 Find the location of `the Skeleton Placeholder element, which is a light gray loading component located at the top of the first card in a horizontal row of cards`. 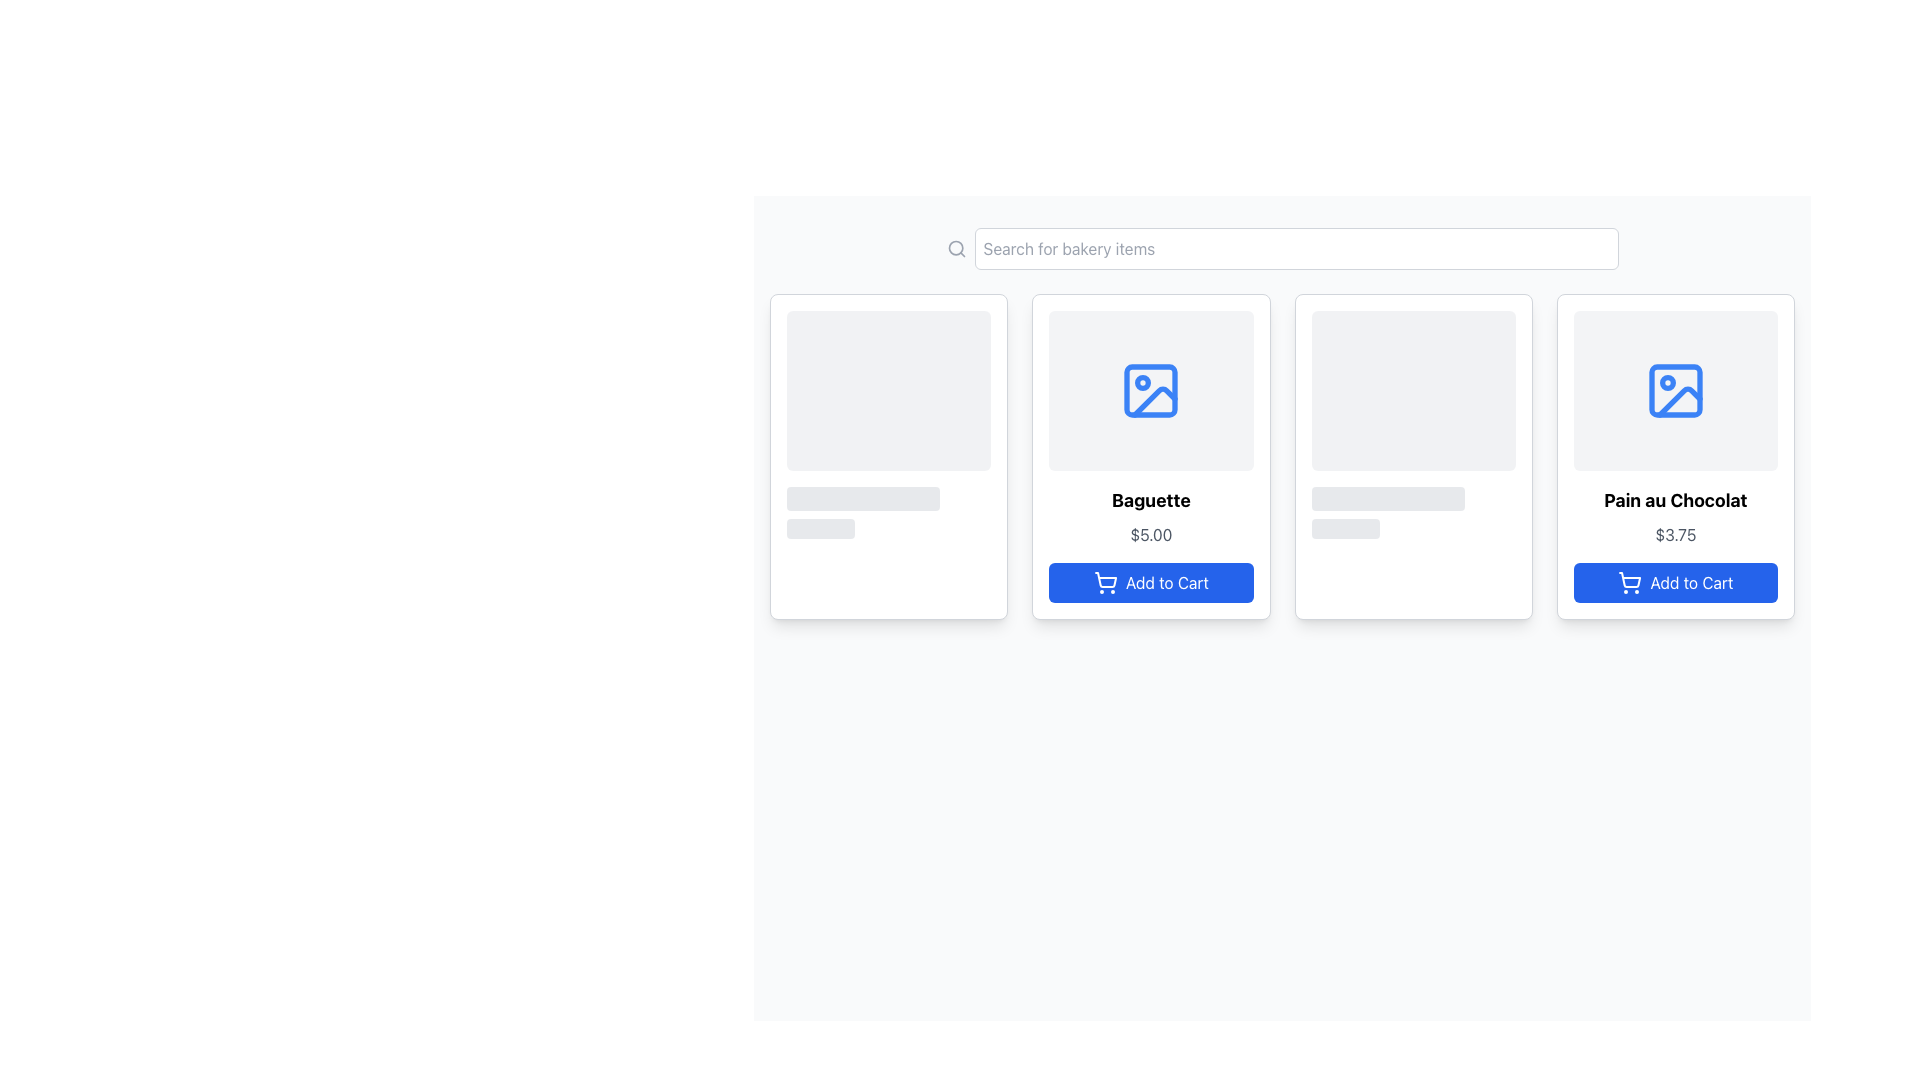

the Skeleton Placeholder element, which is a light gray loading component located at the top of the first card in a horizontal row of cards is located at coordinates (888, 423).